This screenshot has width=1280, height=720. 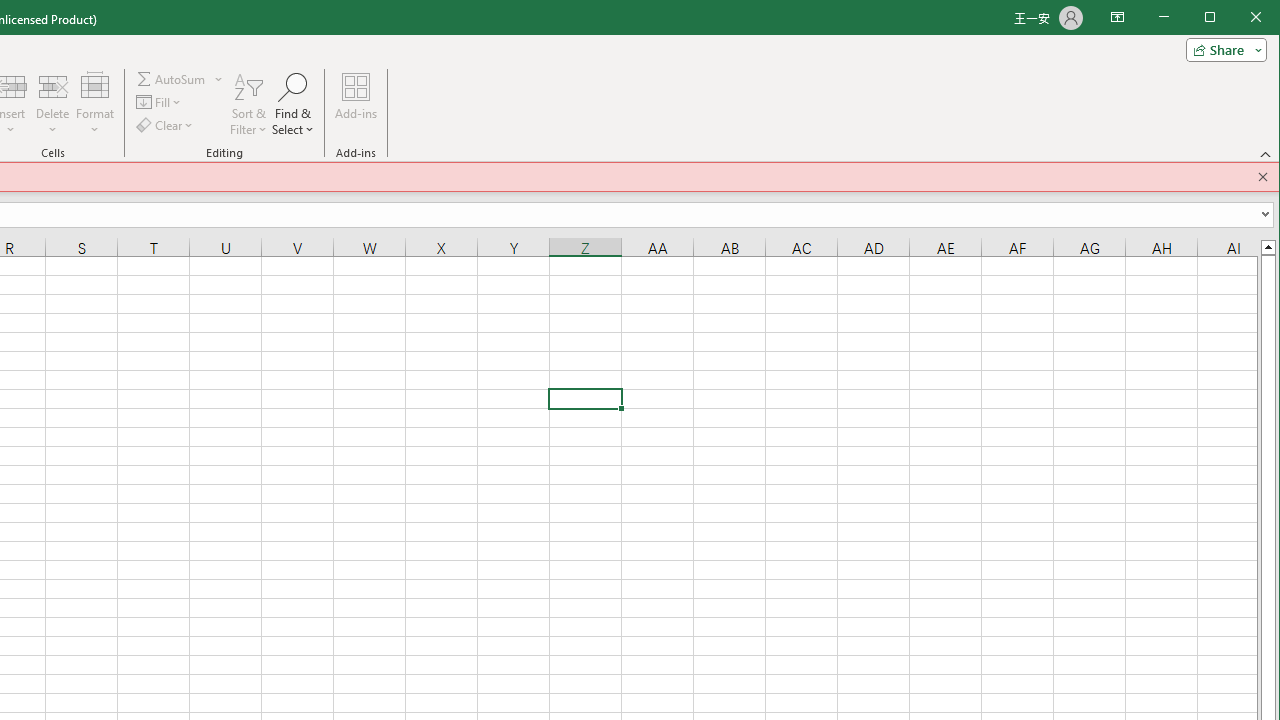 I want to click on 'AutoSum', so click(x=180, y=78).